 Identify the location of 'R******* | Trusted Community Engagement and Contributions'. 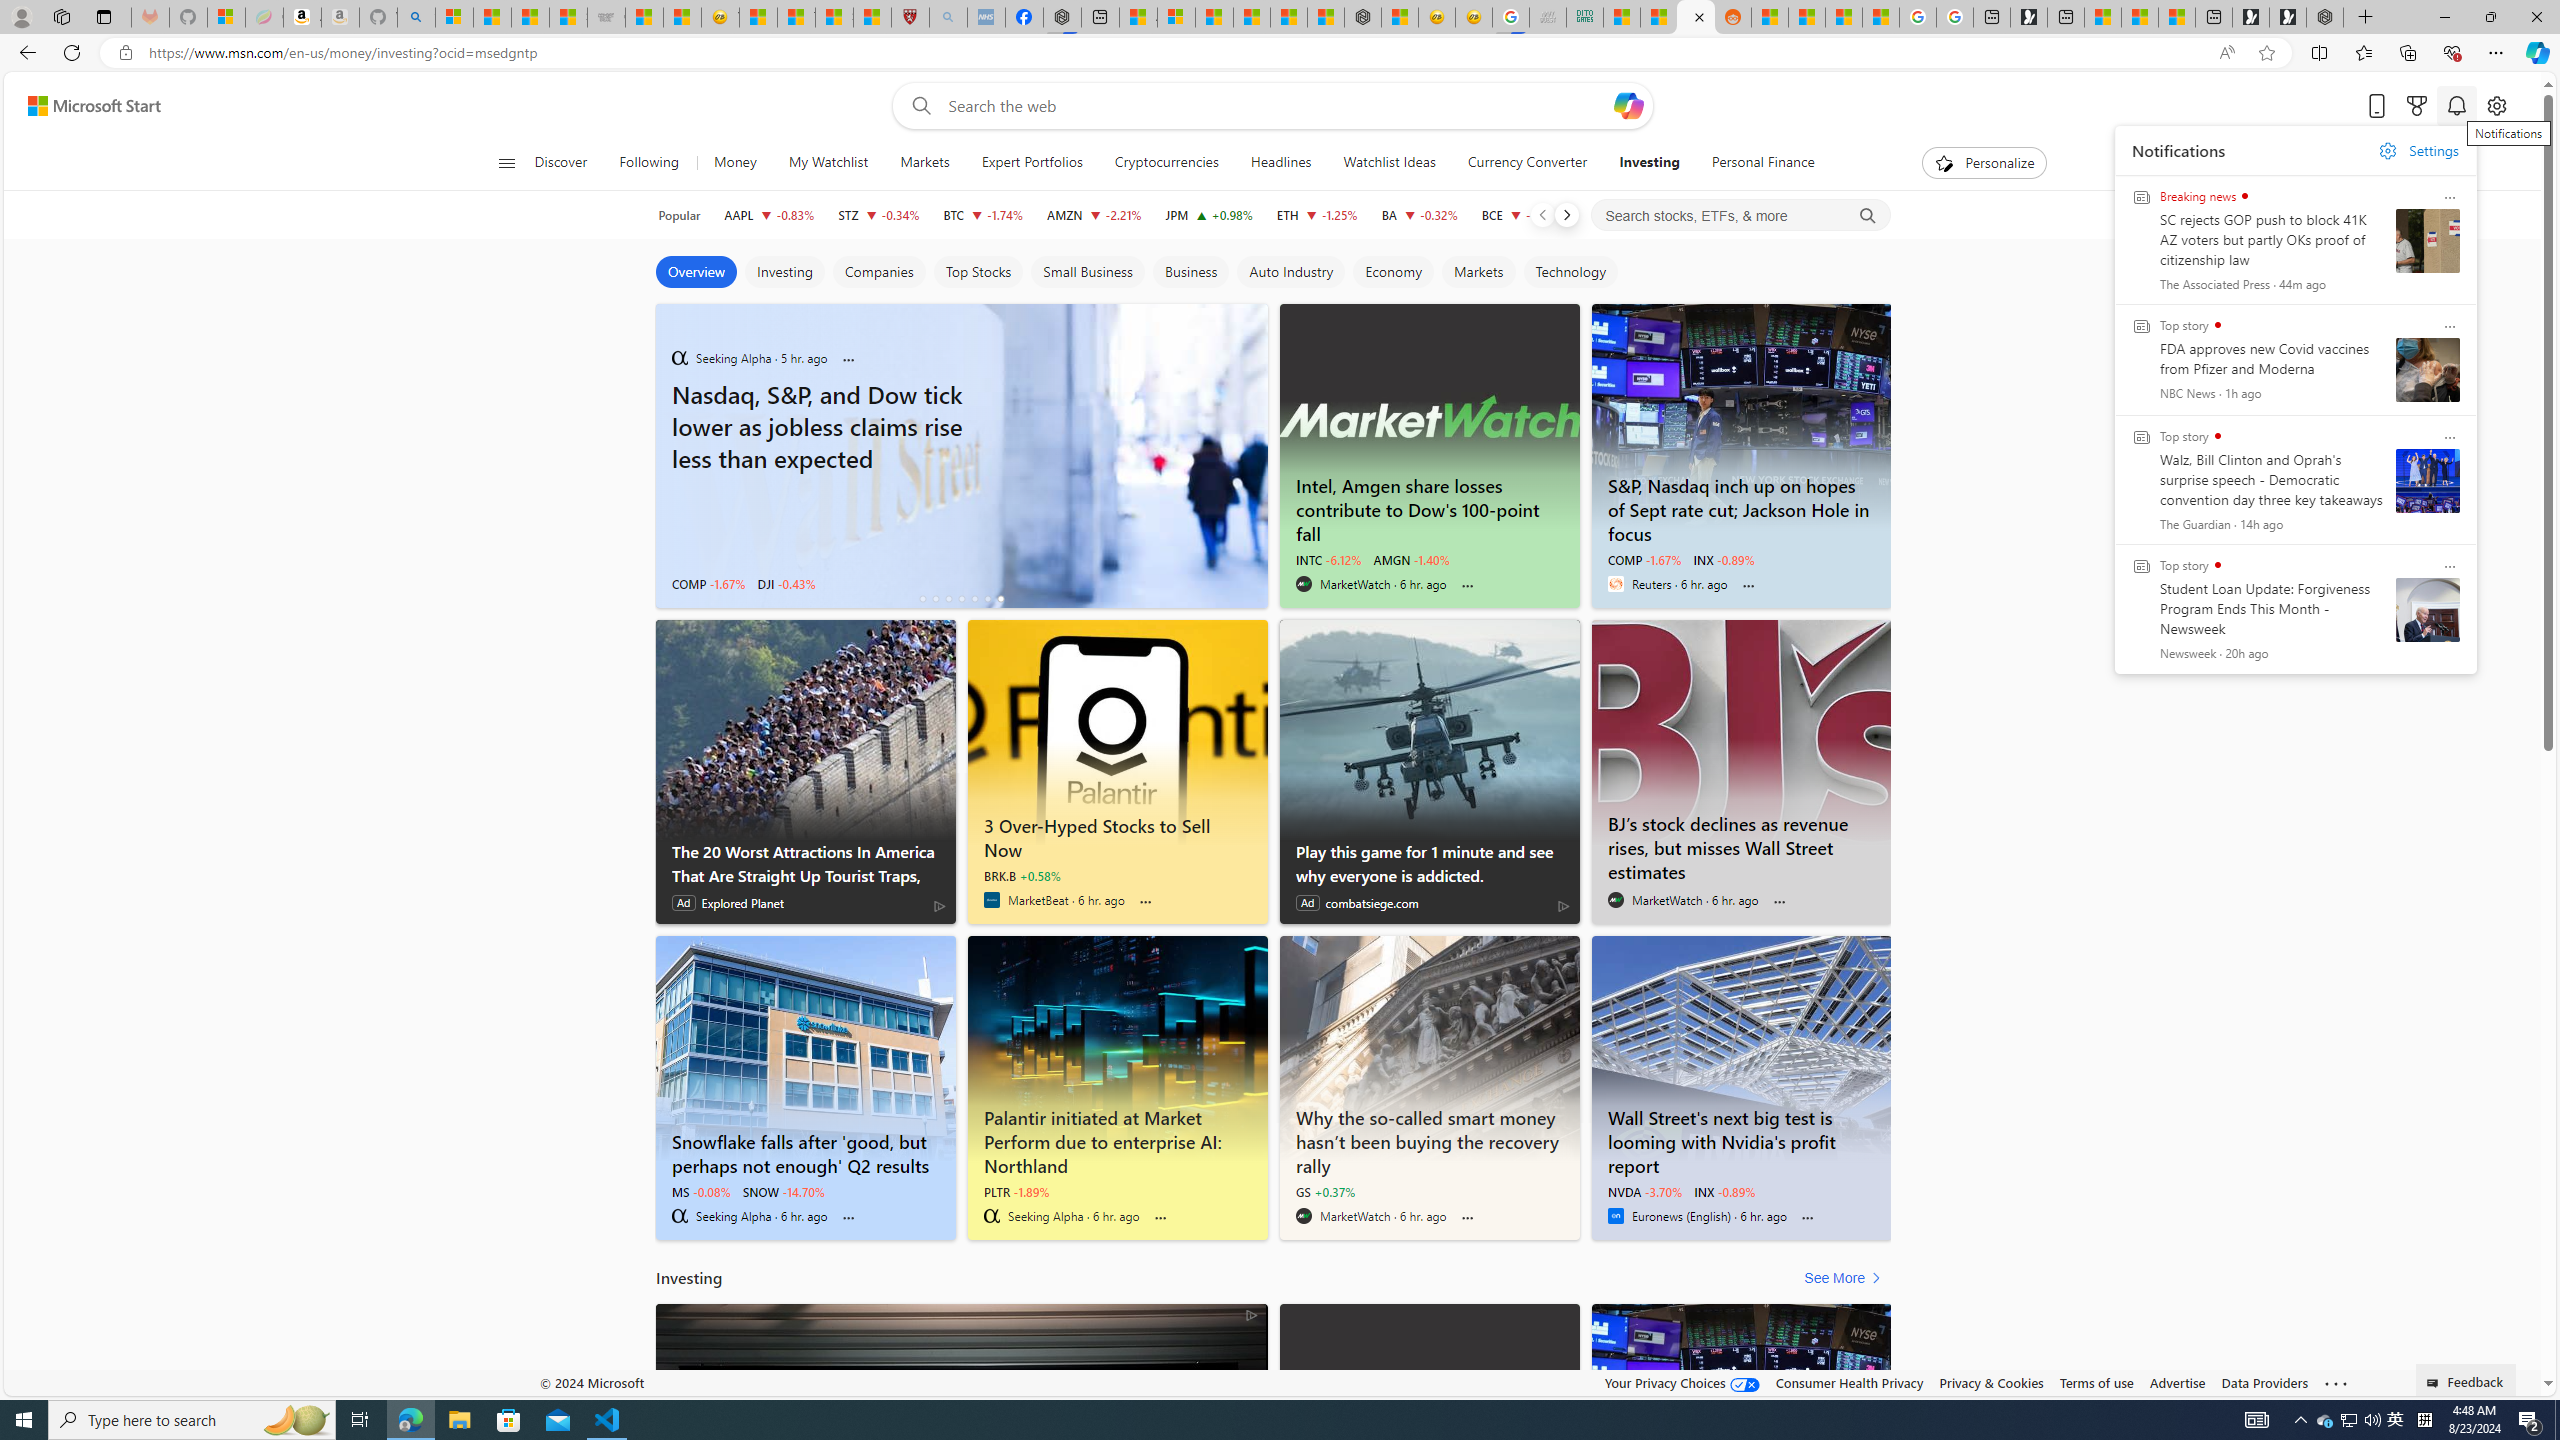
(1769, 16).